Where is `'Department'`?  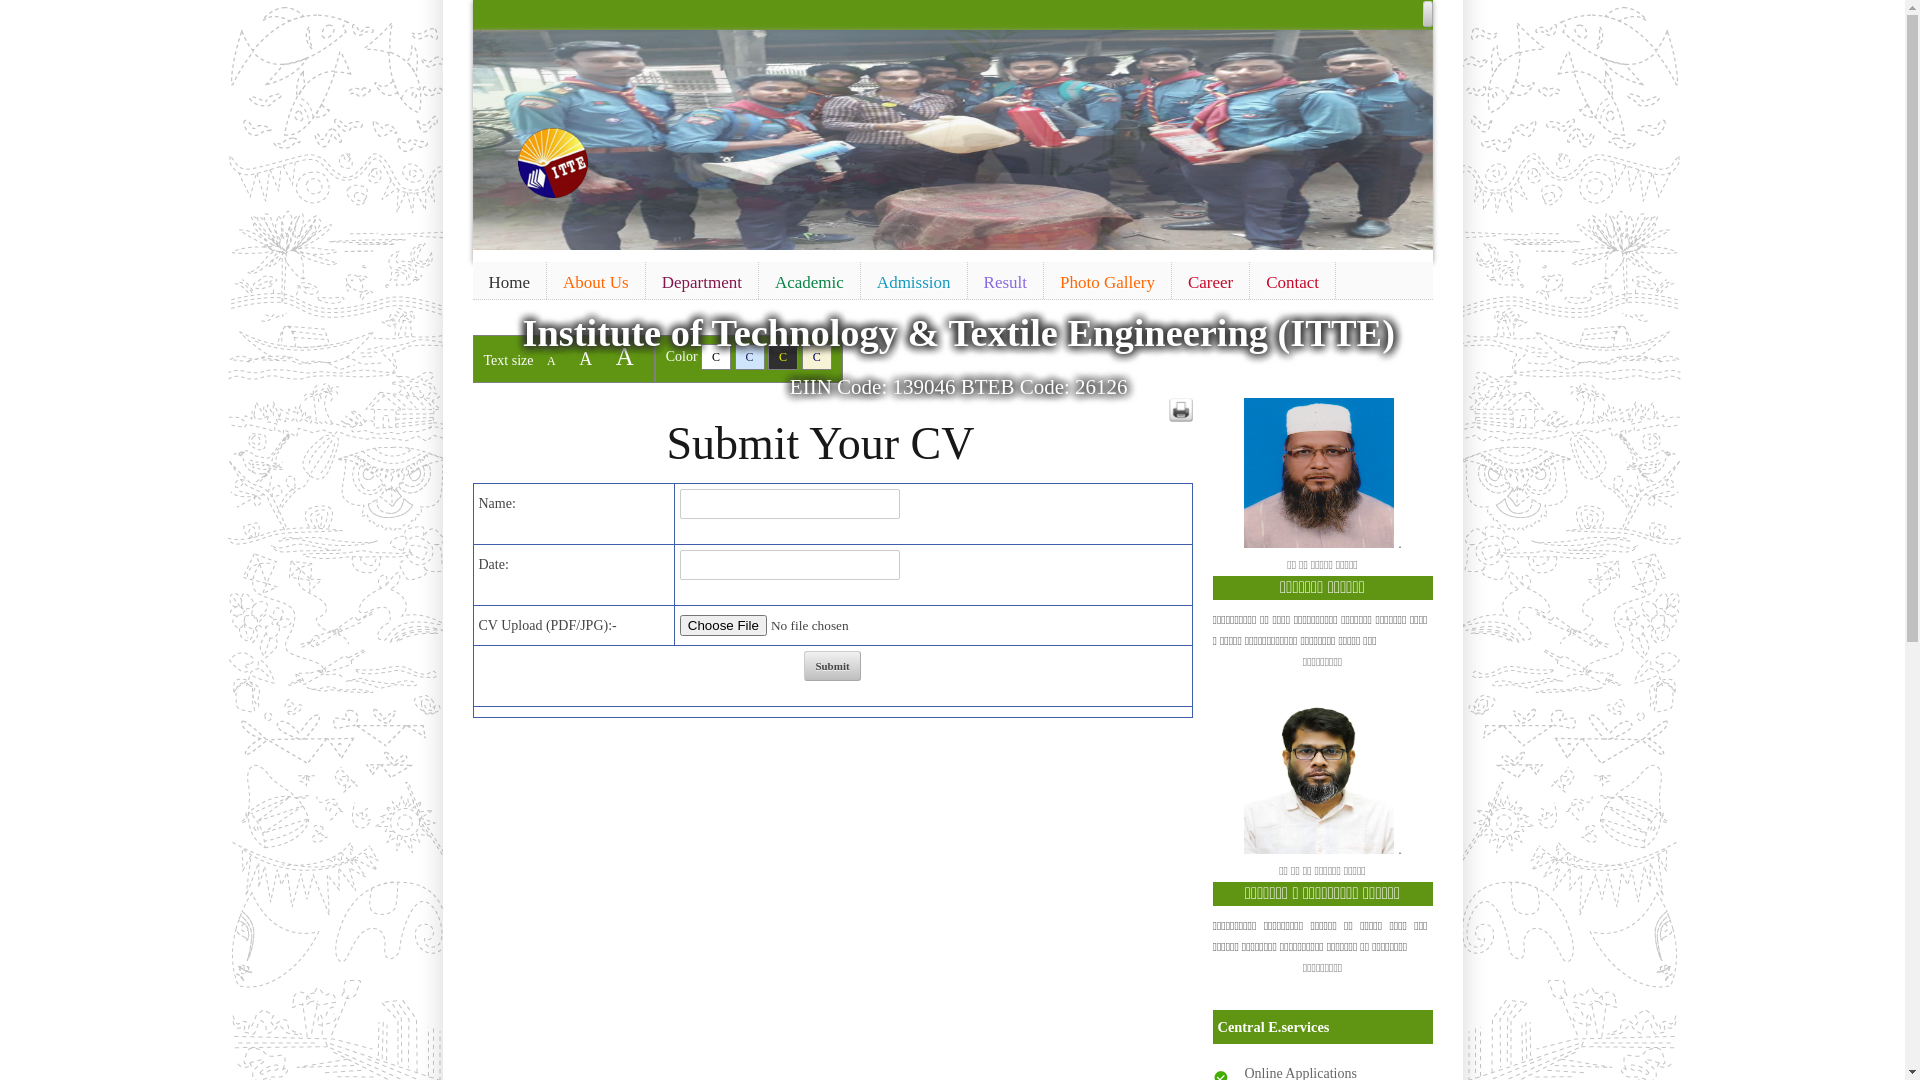
'Department' is located at coordinates (701, 282).